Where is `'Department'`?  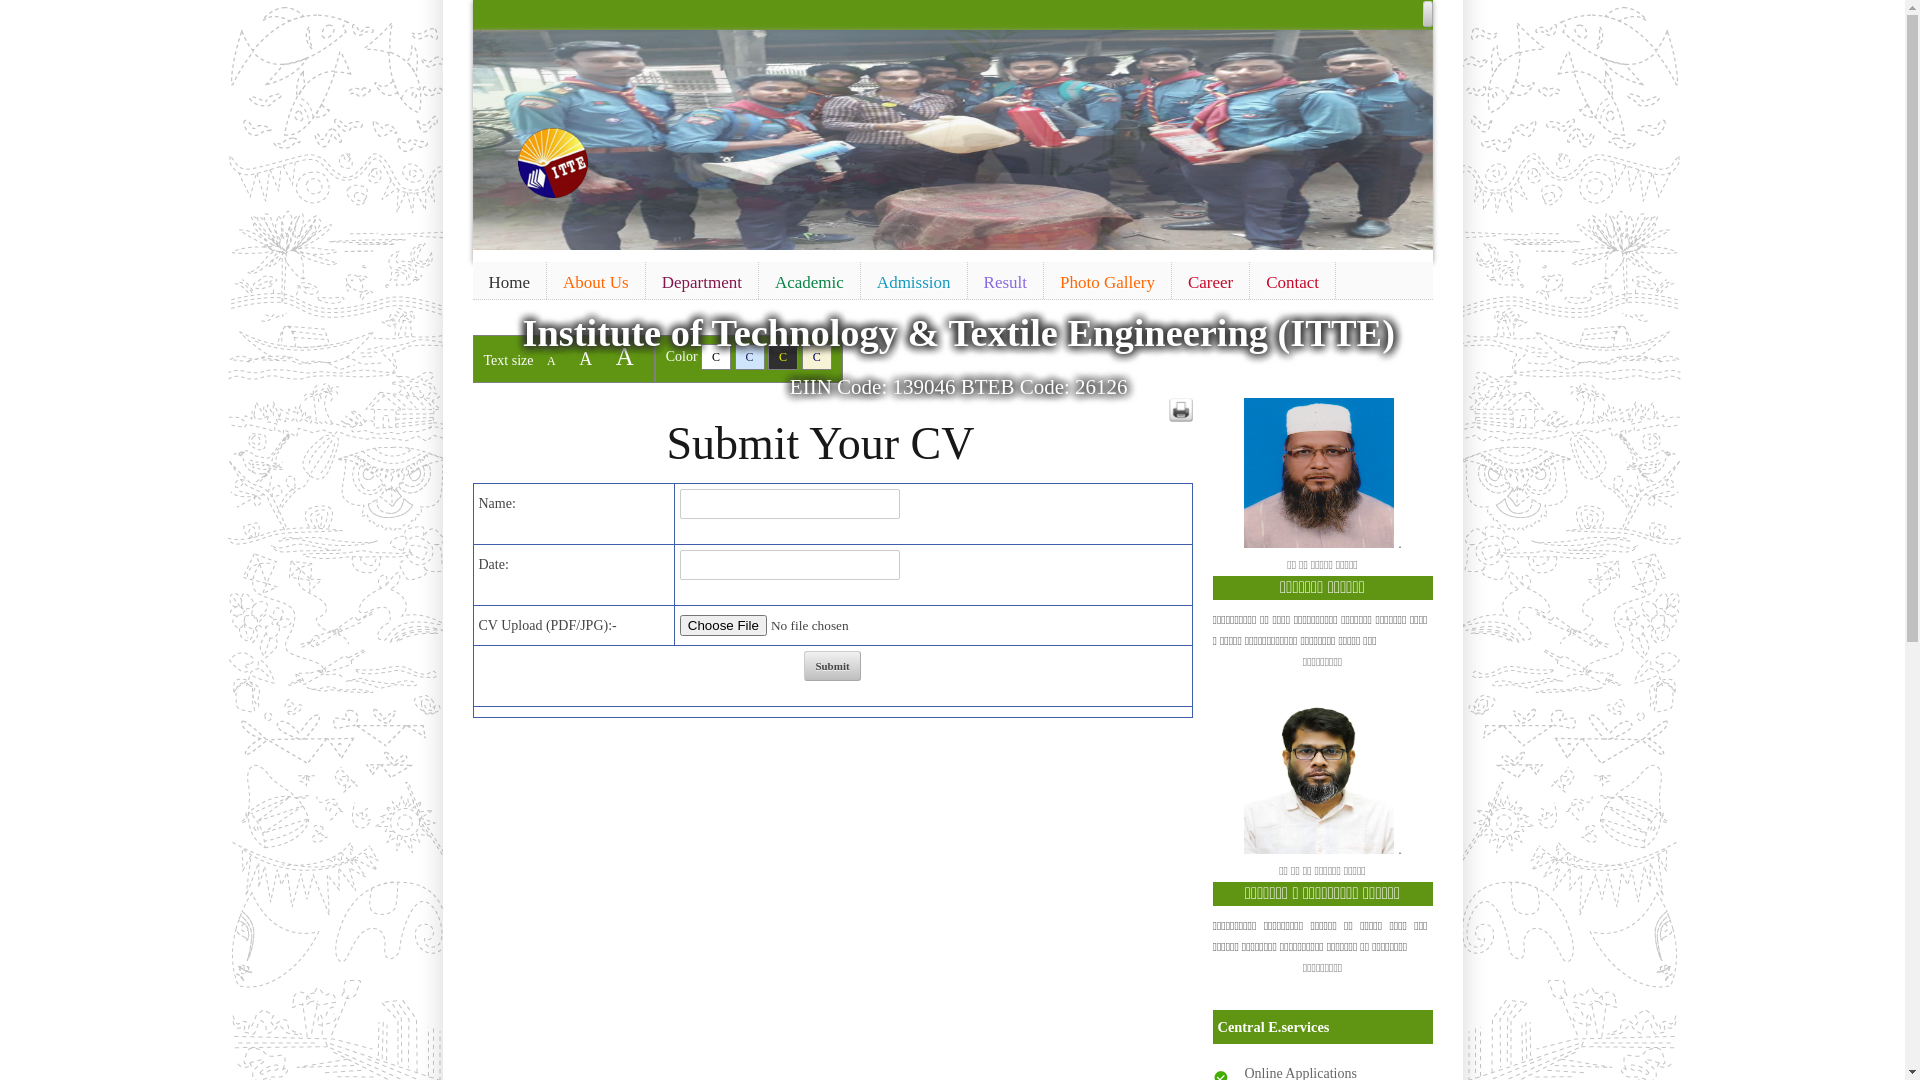
'Department' is located at coordinates (701, 282).